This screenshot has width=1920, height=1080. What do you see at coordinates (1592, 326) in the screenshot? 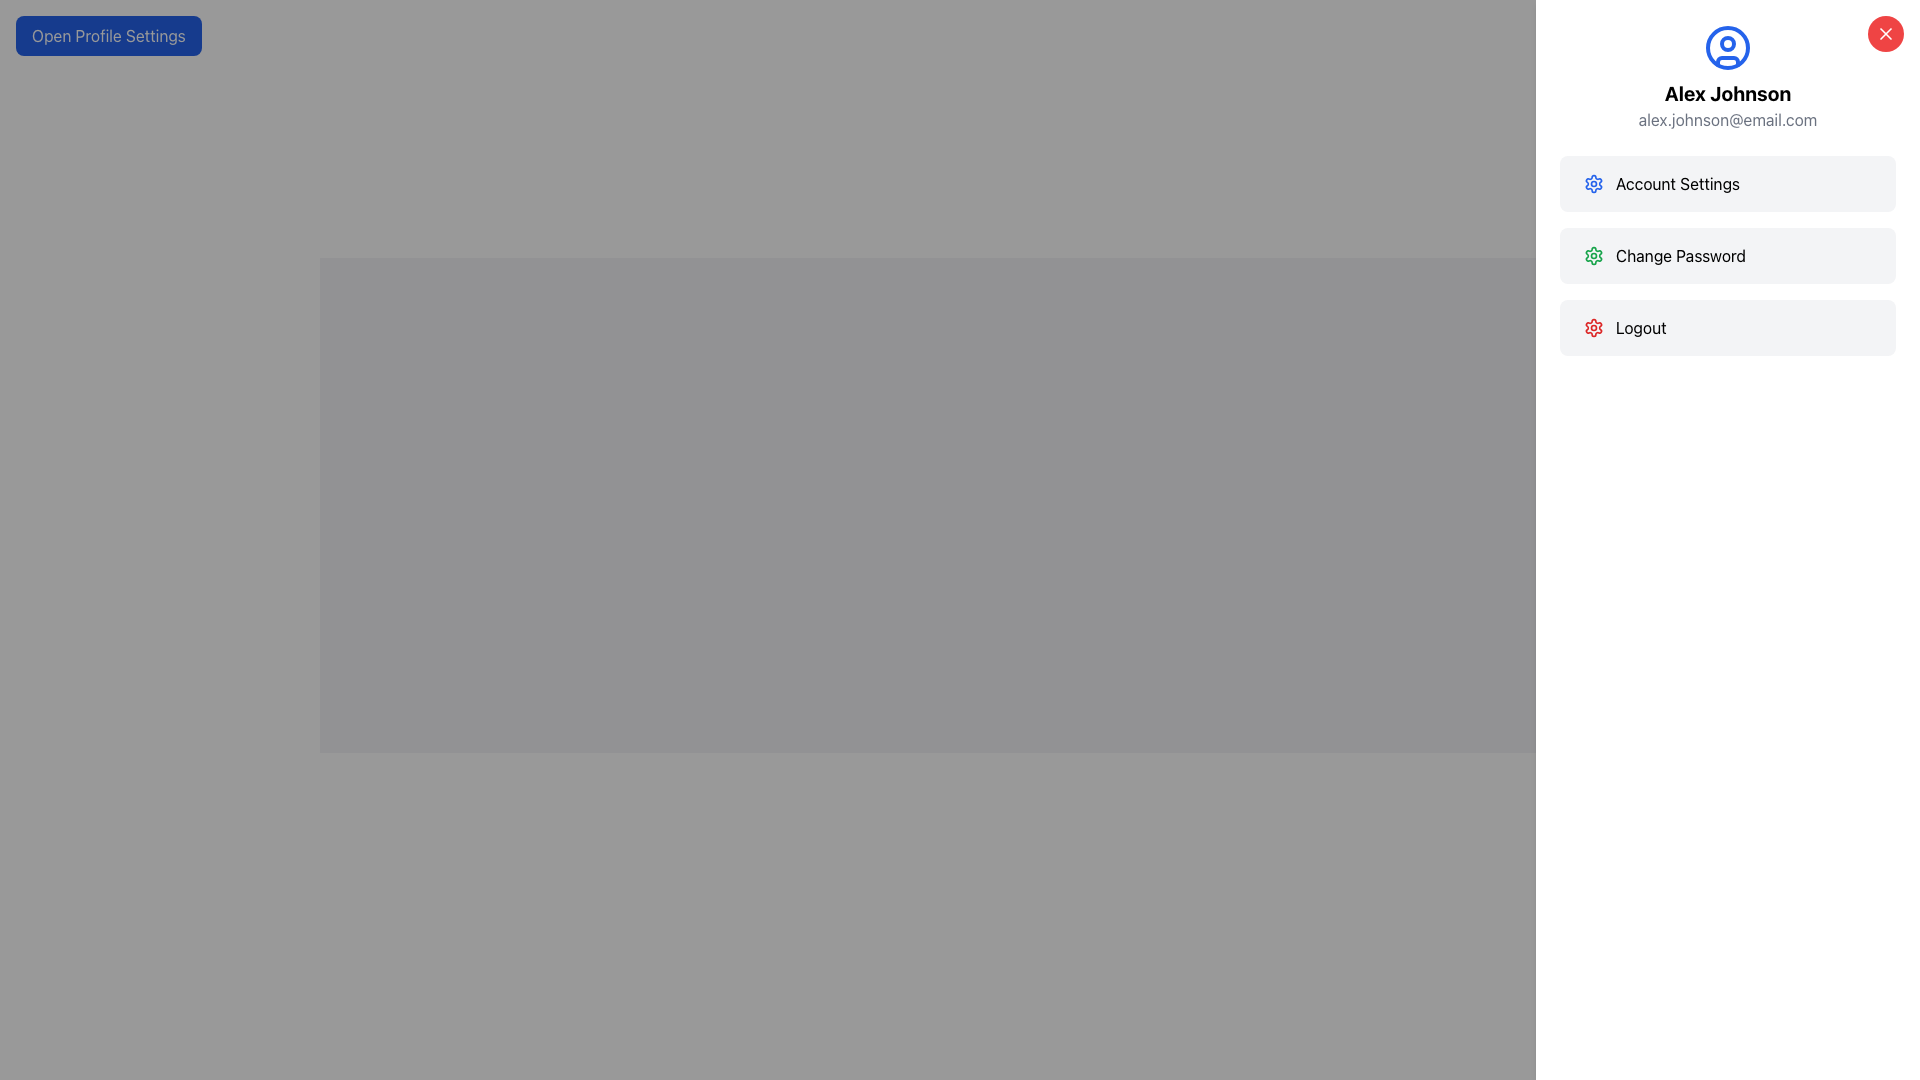
I see `the 'Logout' icon located to the left of the 'Logout' text label in the profile management section` at bounding box center [1592, 326].